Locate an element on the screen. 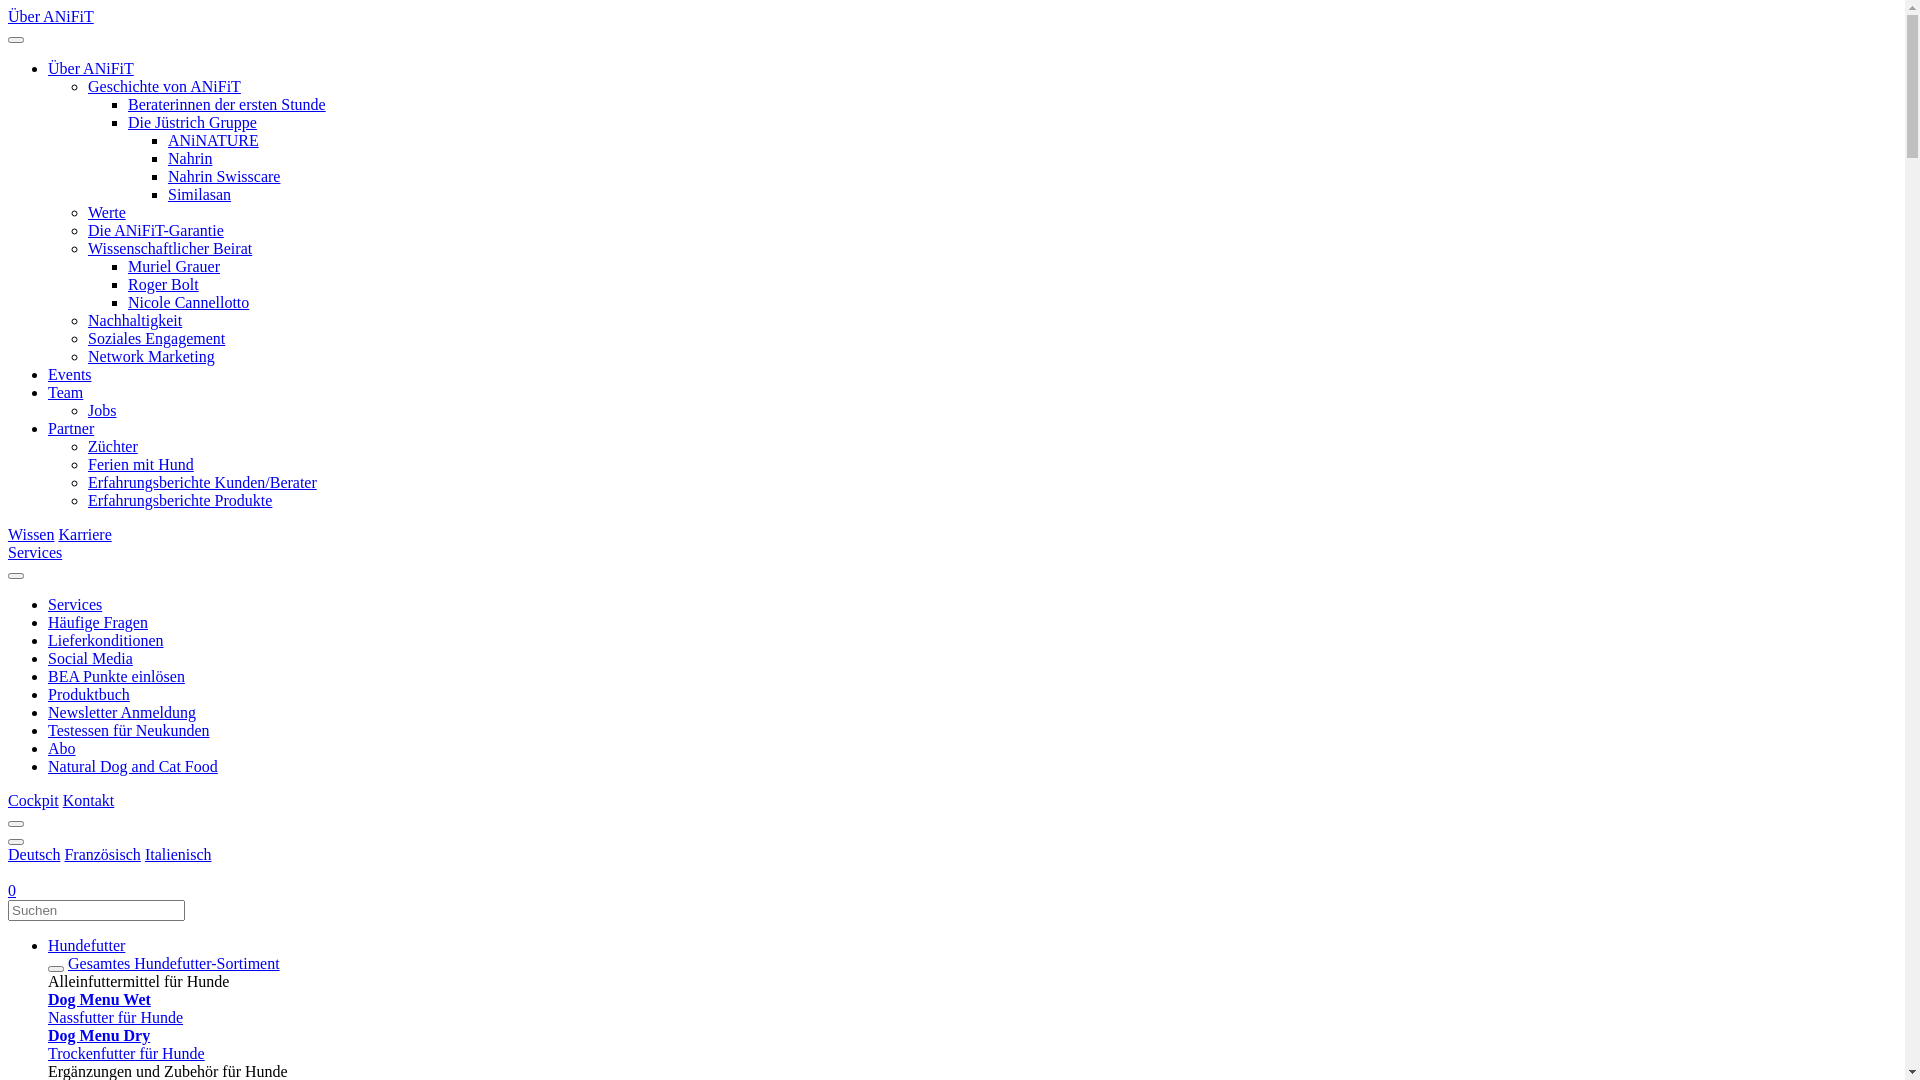 Image resolution: width=1920 pixels, height=1080 pixels. 'Cockpit' is located at coordinates (8, 799).